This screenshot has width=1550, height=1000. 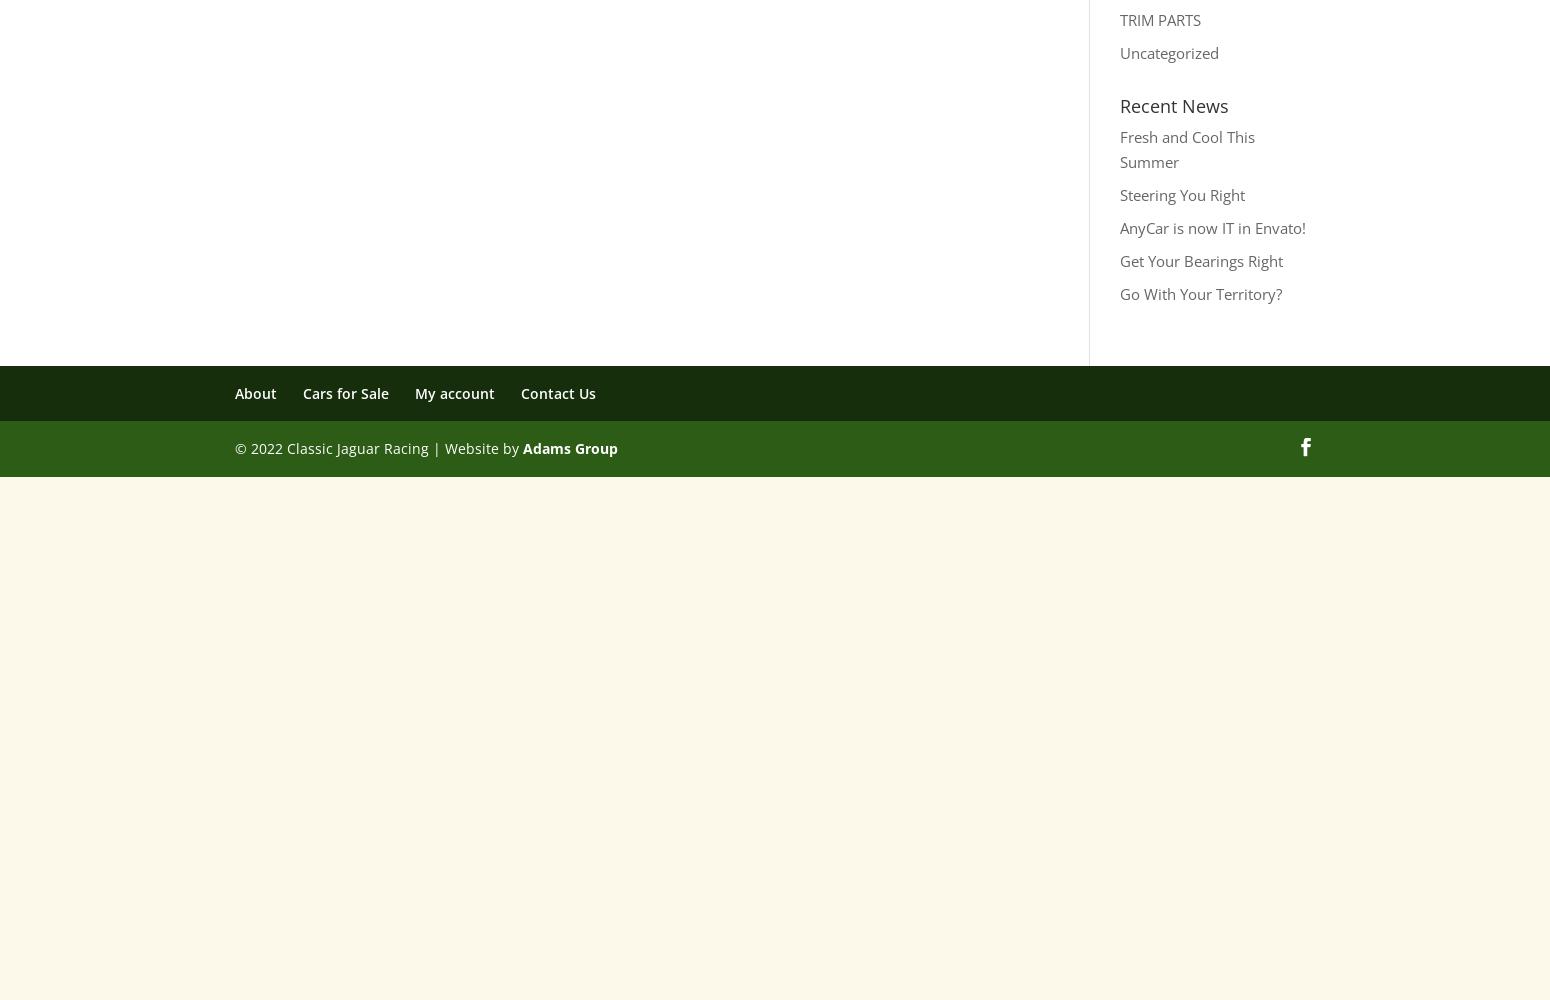 I want to click on 'Contact Us', so click(x=558, y=392).